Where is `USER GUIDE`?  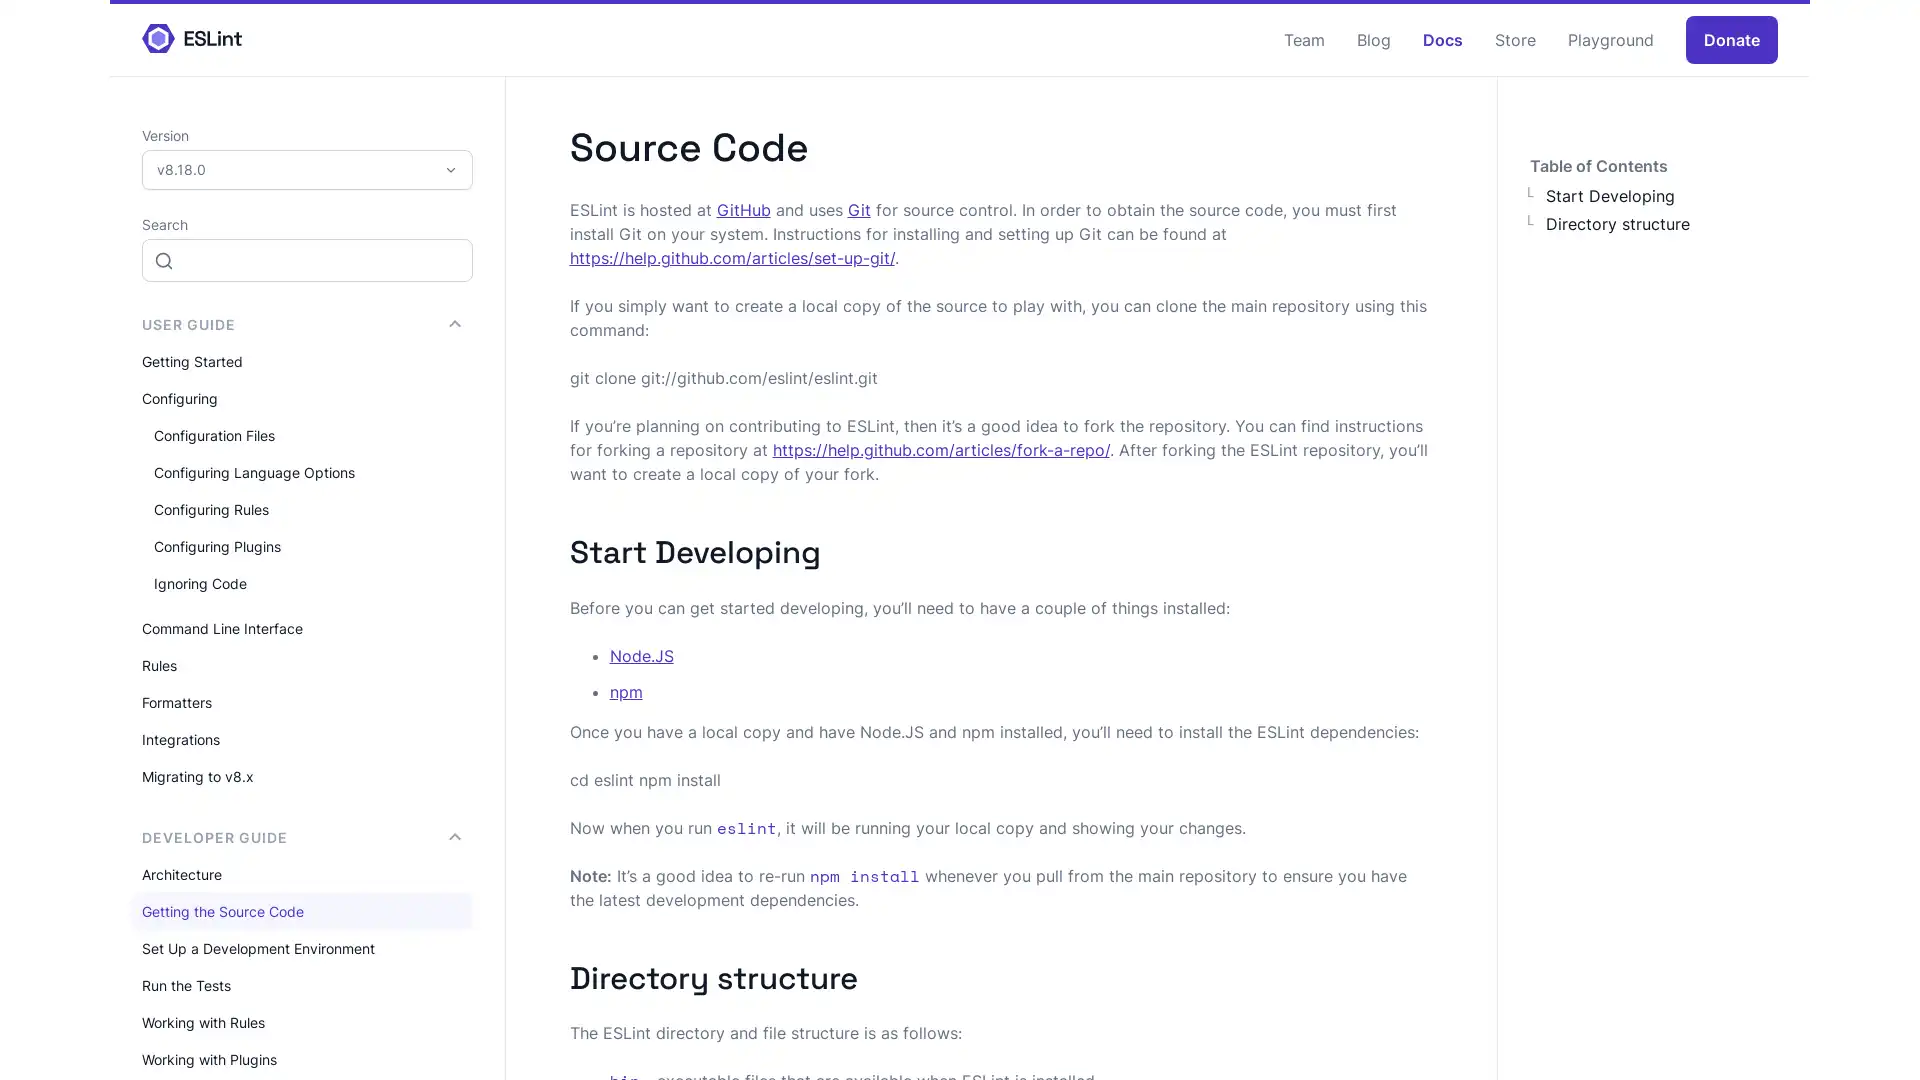
USER GUIDE is located at coordinates (300, 322).